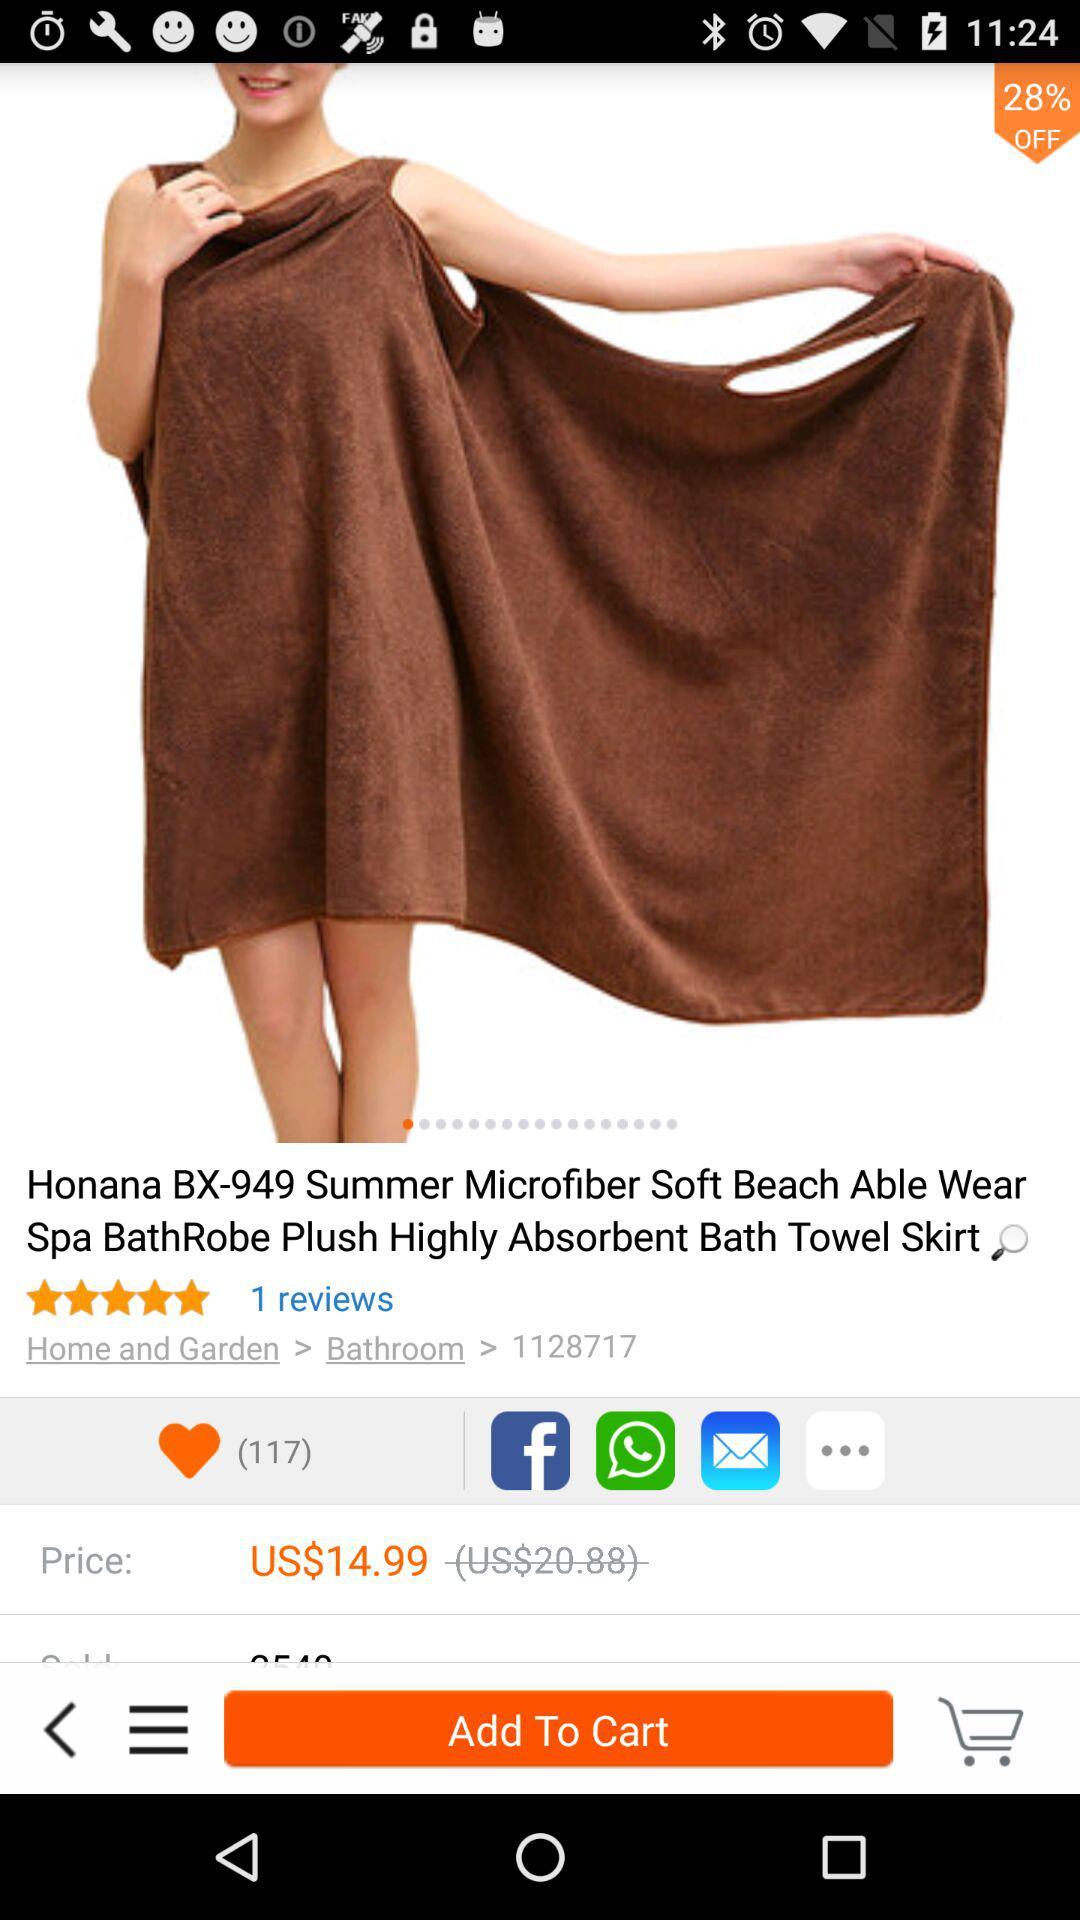  What do you see at coordinates (321, 1297) in the screenshot?
I see `the icon below loading... item` at bounding box center [321, 1297].